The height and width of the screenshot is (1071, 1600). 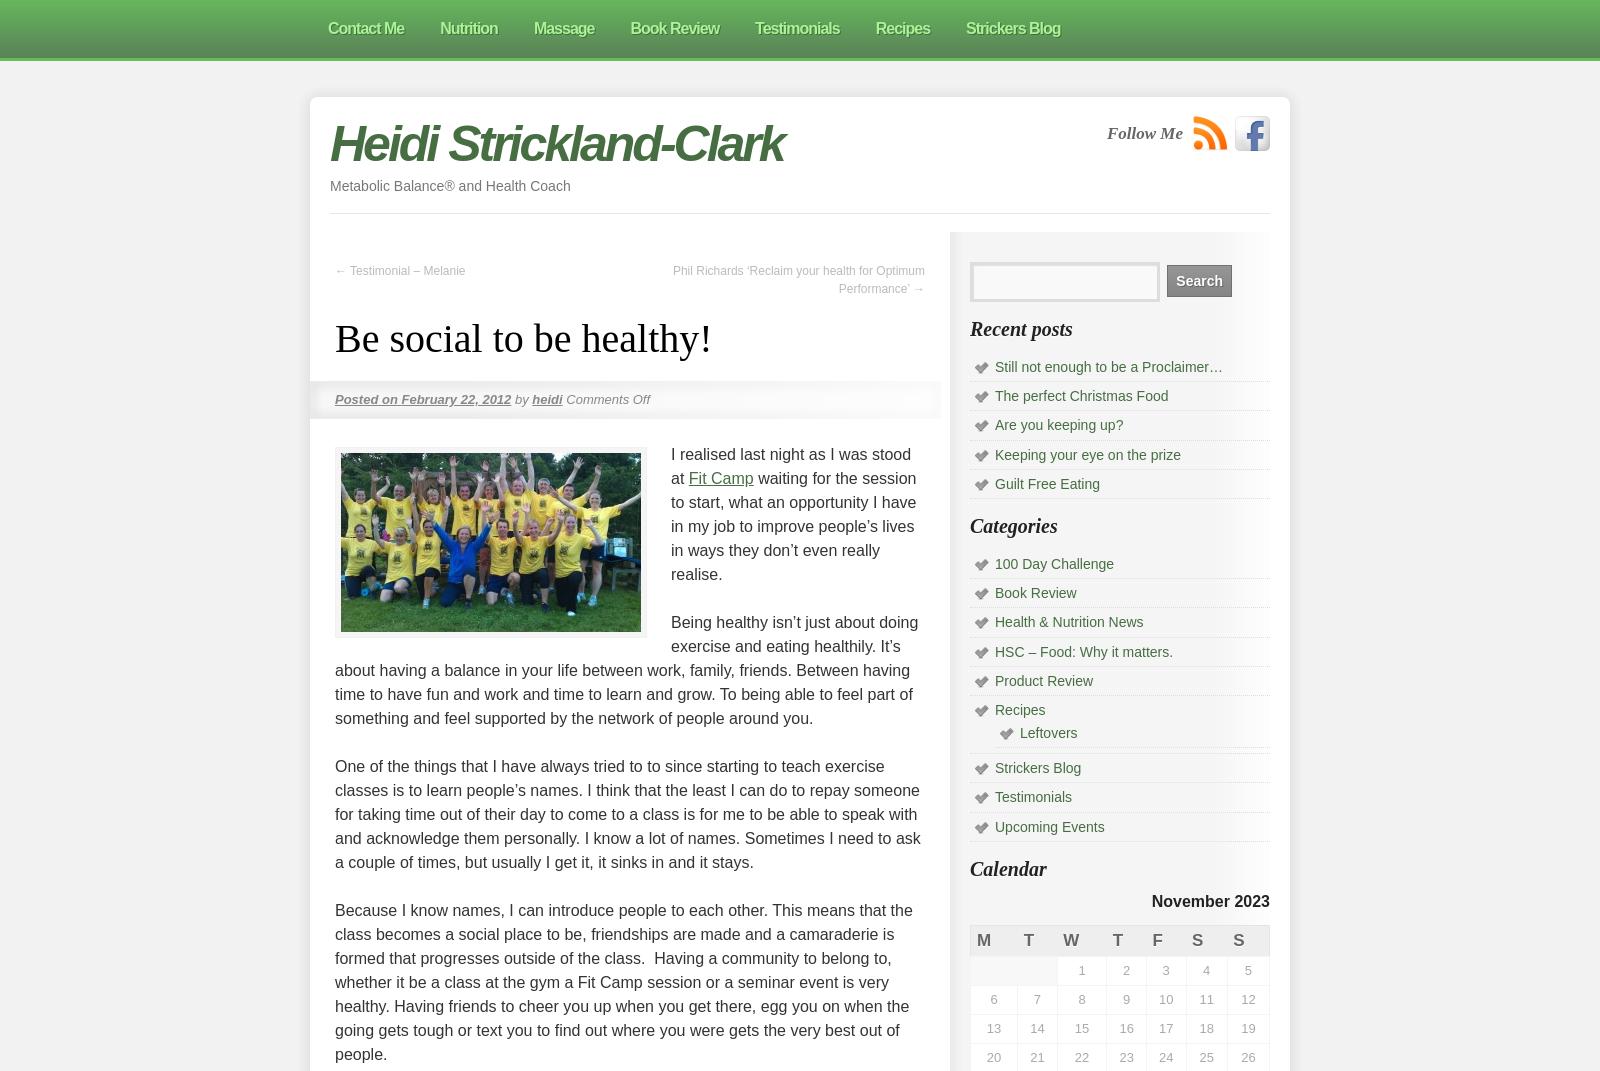 I want to click on 'Upcoming Events', so click(x=1049, y=824).